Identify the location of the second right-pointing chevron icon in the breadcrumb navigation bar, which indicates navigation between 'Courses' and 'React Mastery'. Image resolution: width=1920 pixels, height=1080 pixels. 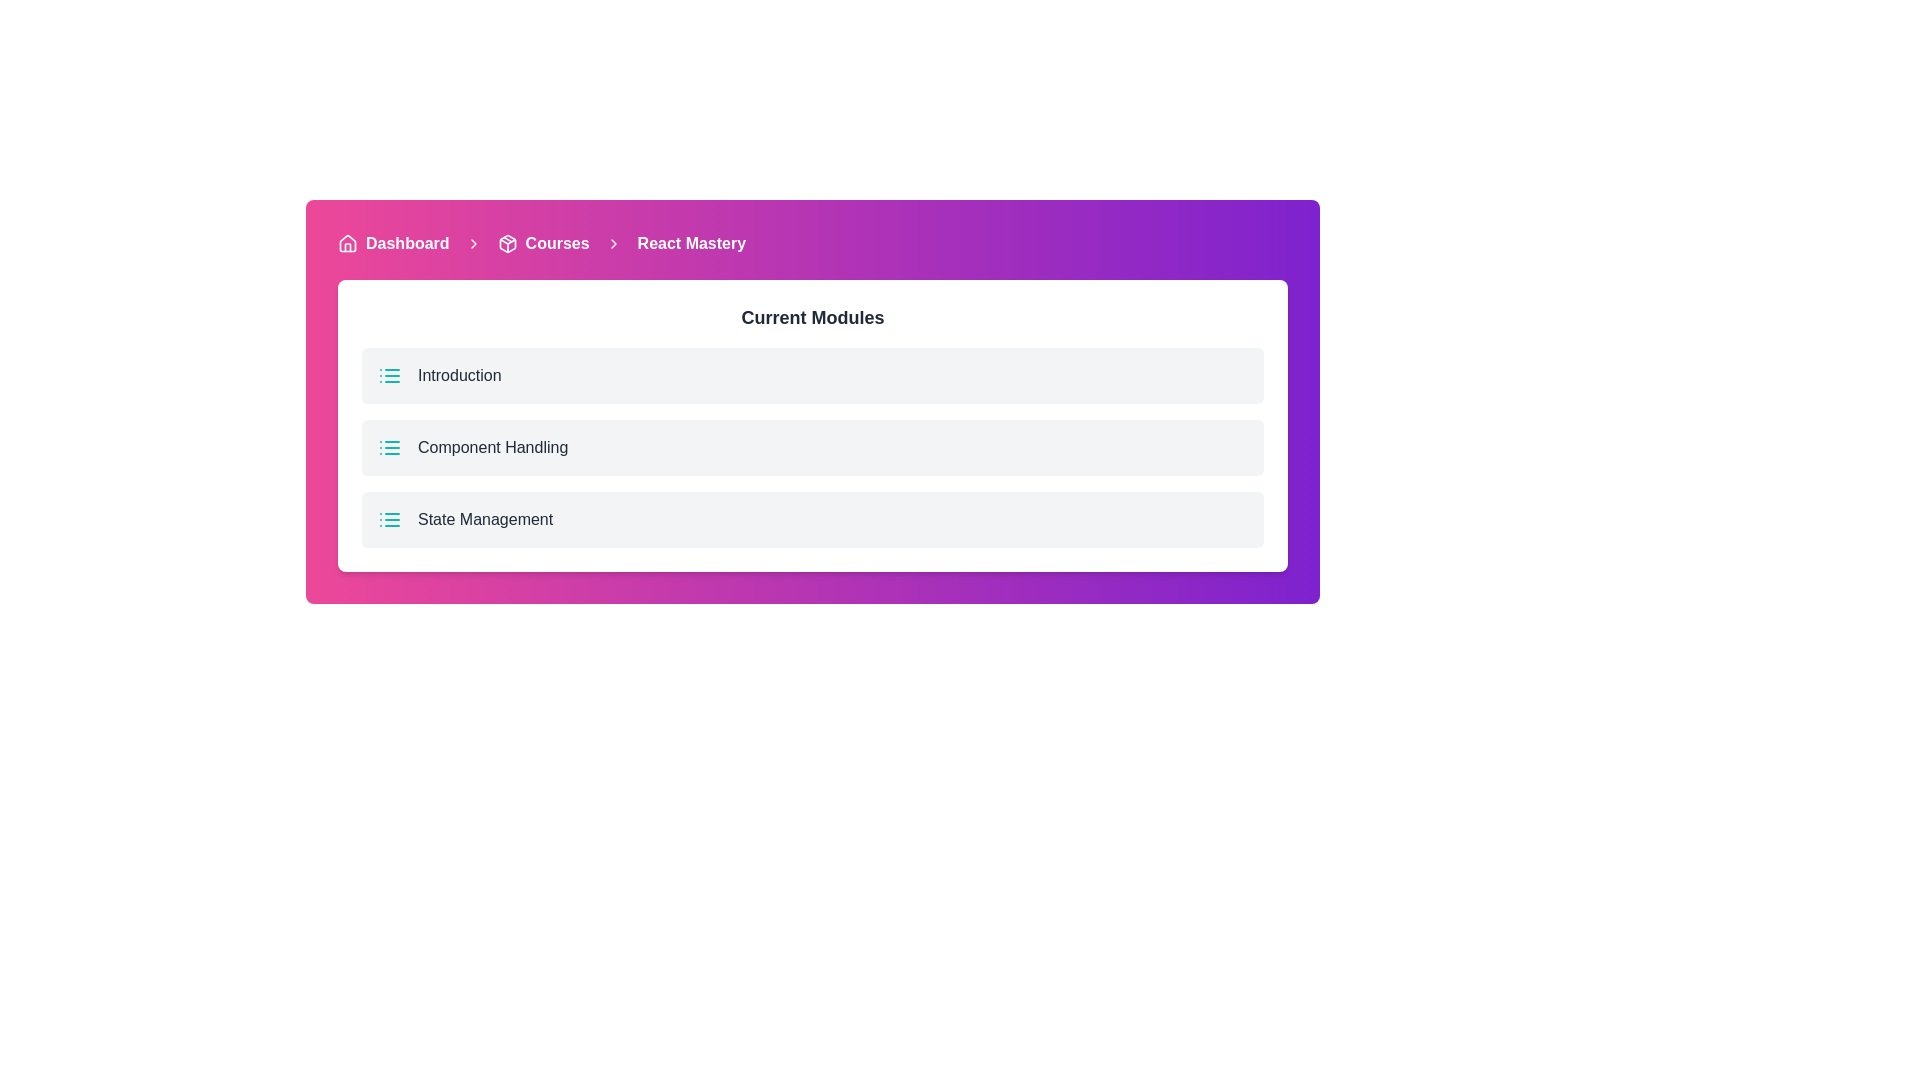
(612, 242).